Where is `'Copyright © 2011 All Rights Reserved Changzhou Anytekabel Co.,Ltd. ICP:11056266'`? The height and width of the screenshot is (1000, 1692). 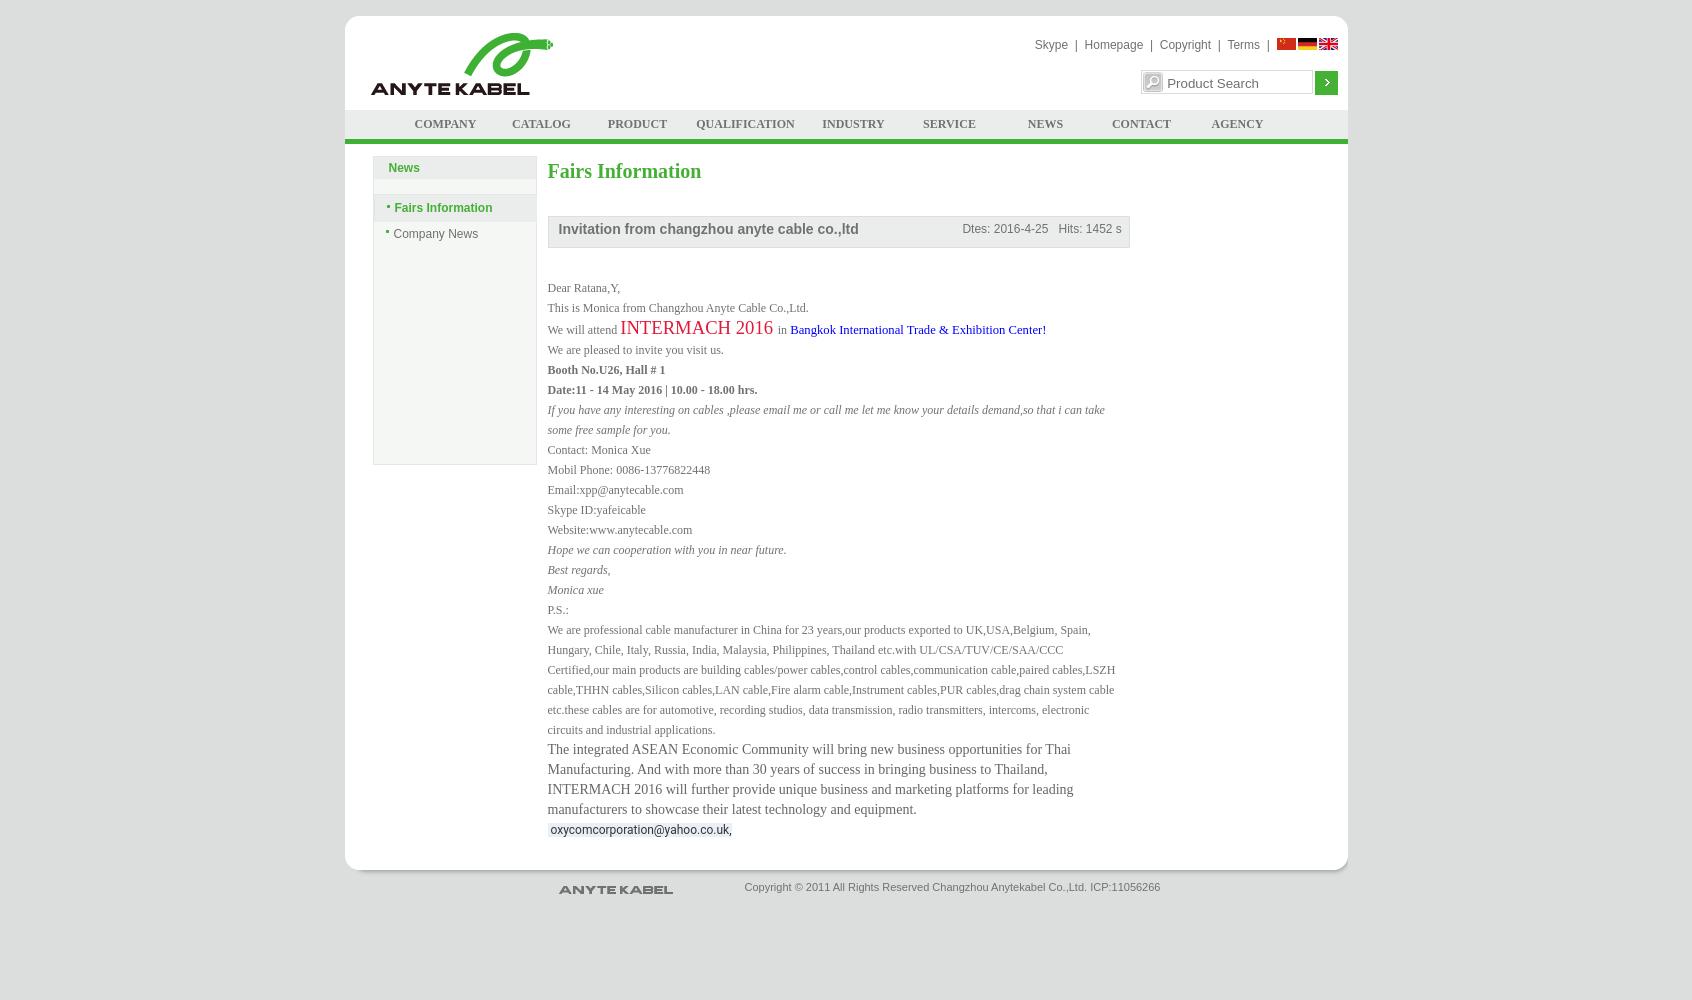
'Copyright © 2011 All Rights Reserved Changzhou Anytekabel Co.,Ltd. ICP:11056266' is located at coordinates (951, 887).